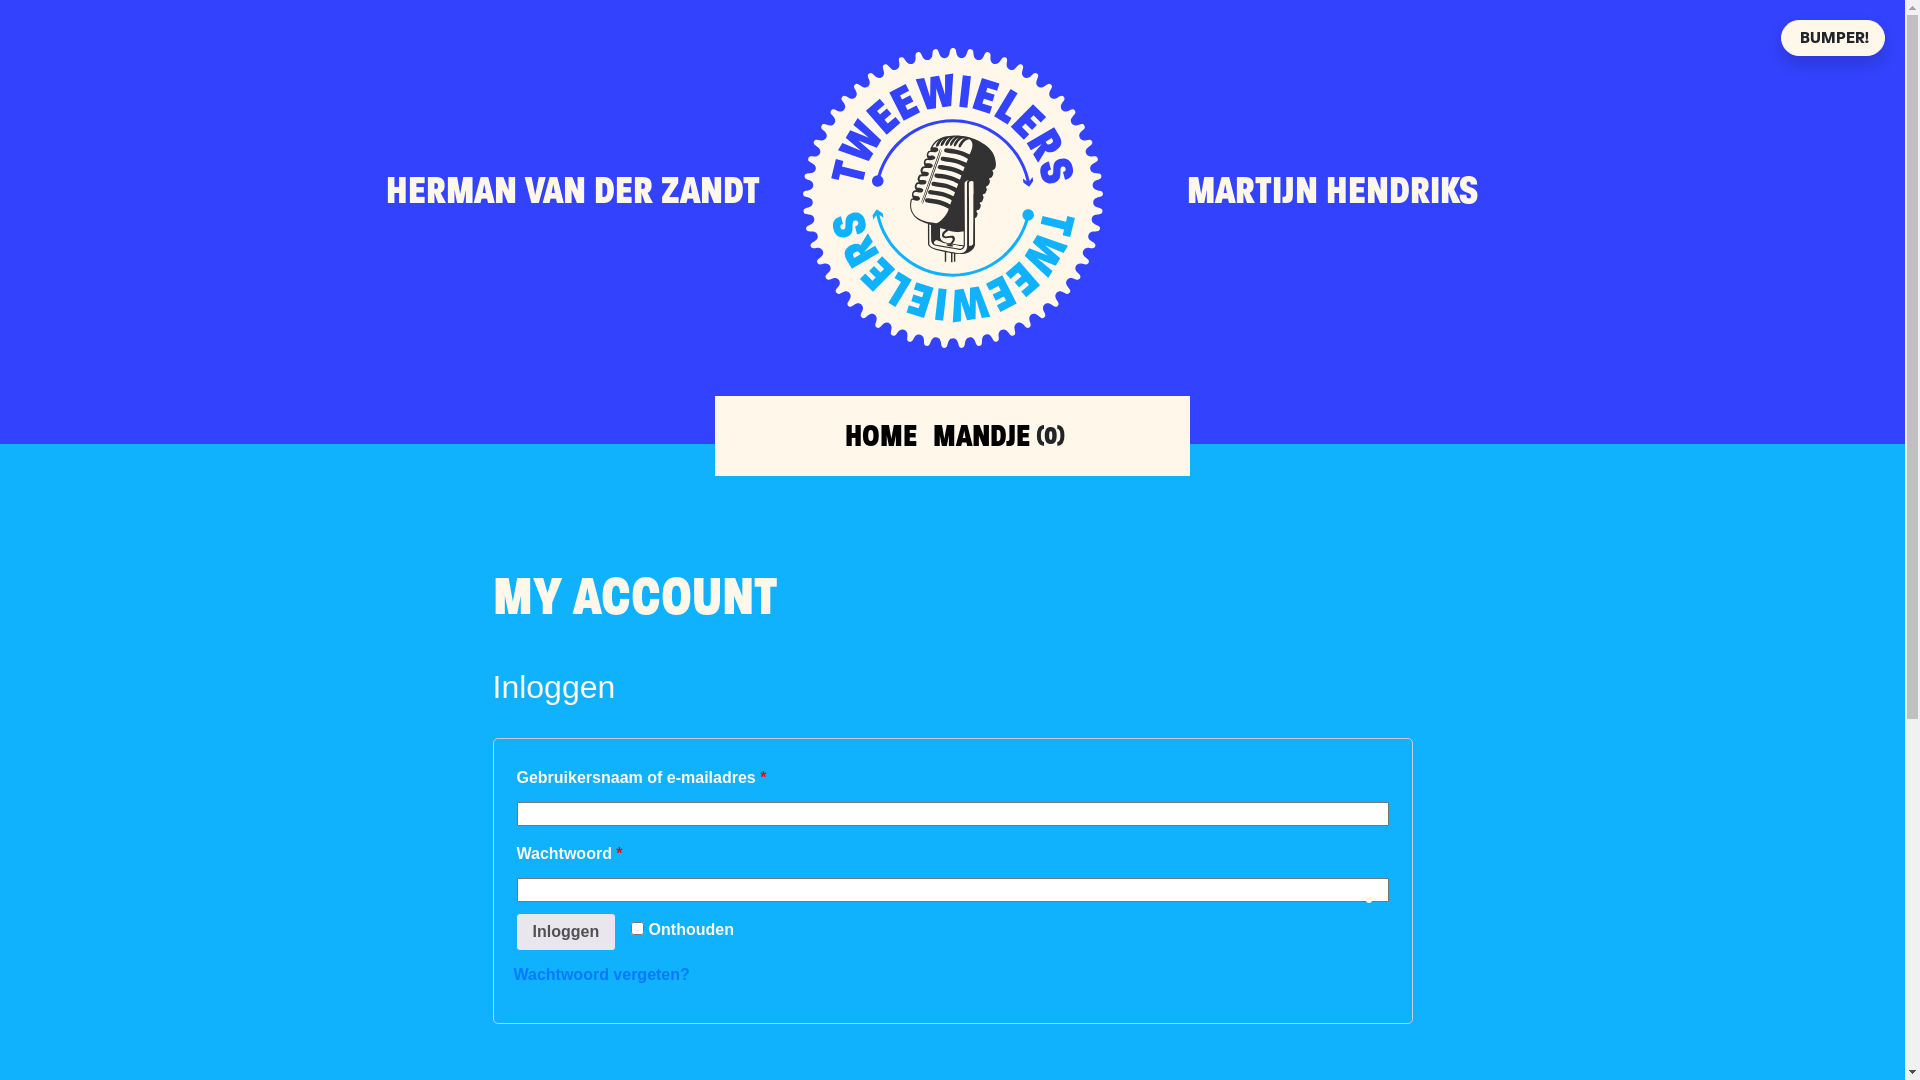  Describe the element at coordinates (844, 434) in the screenshot. I see `'HOME'` at that location.